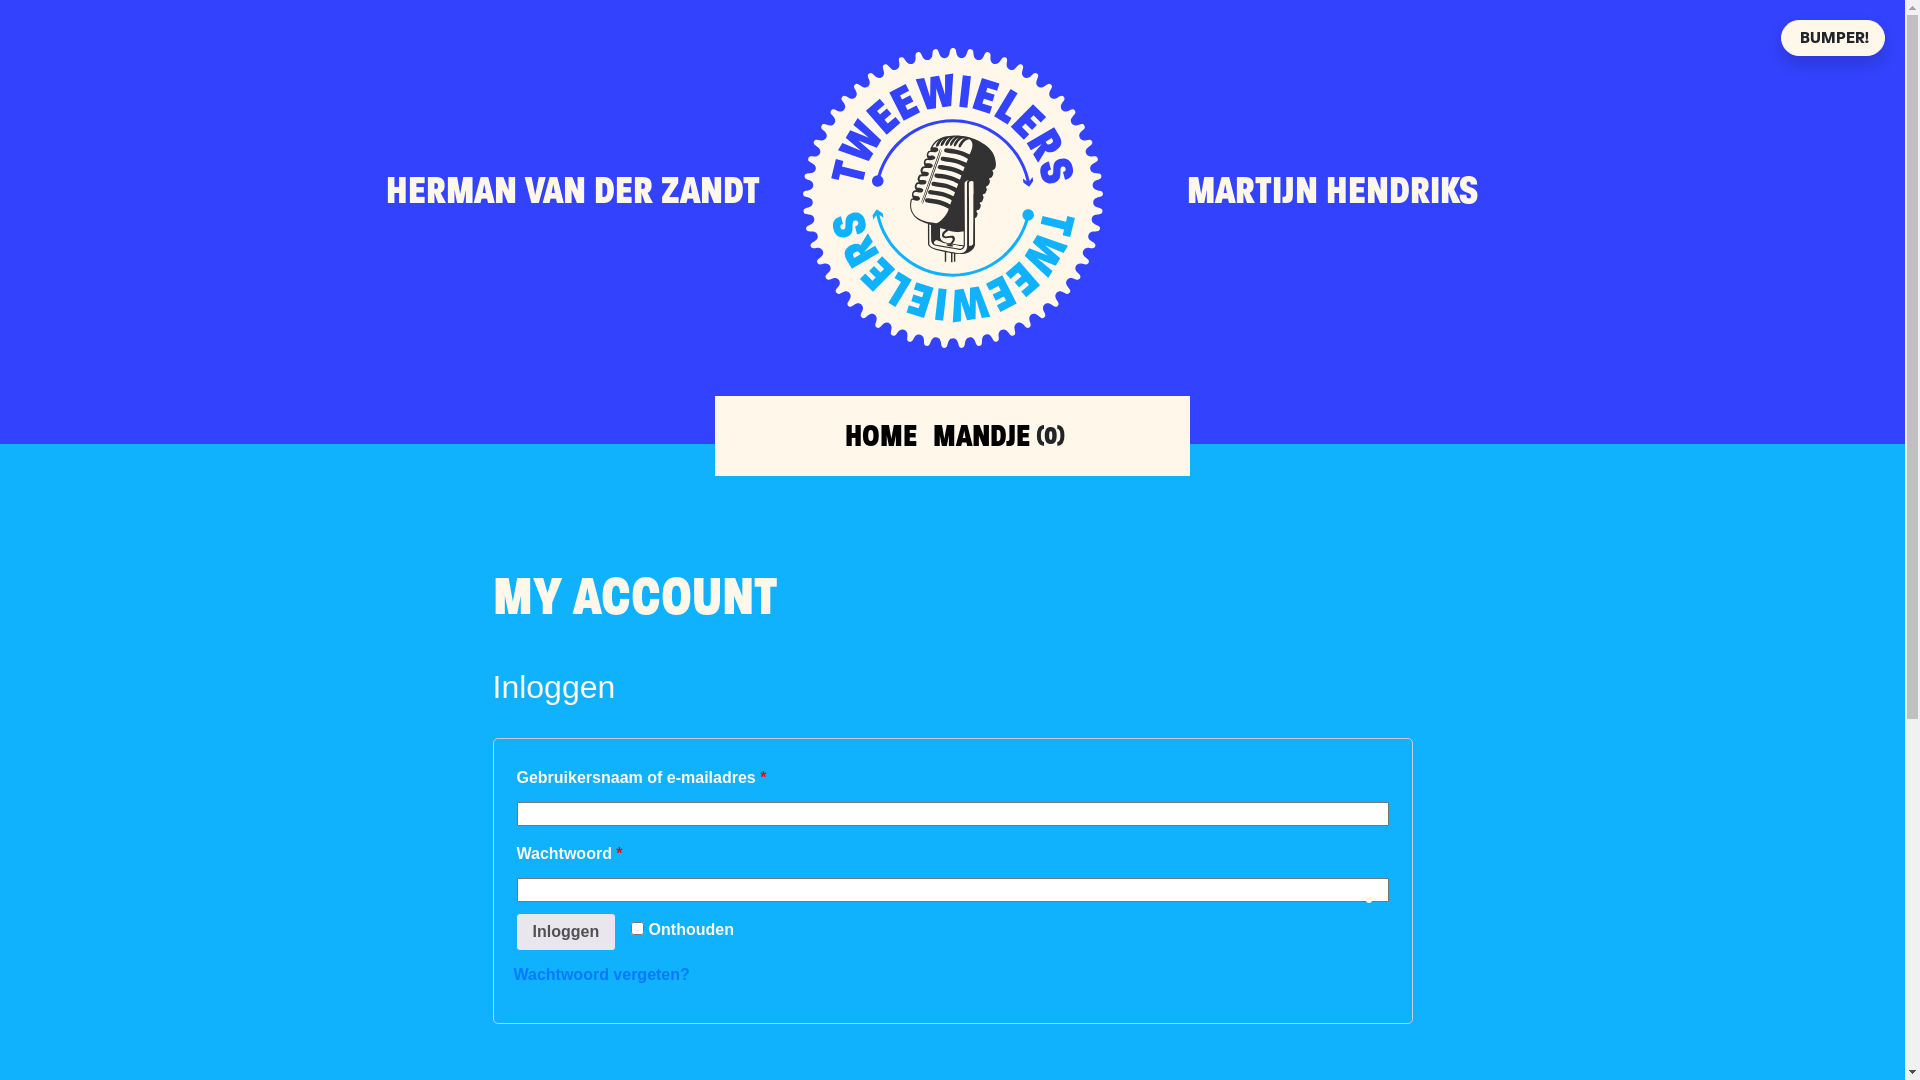  Describe the element at coordinates (844, 434) in the screenshot. I see `'HOME'` at that location.